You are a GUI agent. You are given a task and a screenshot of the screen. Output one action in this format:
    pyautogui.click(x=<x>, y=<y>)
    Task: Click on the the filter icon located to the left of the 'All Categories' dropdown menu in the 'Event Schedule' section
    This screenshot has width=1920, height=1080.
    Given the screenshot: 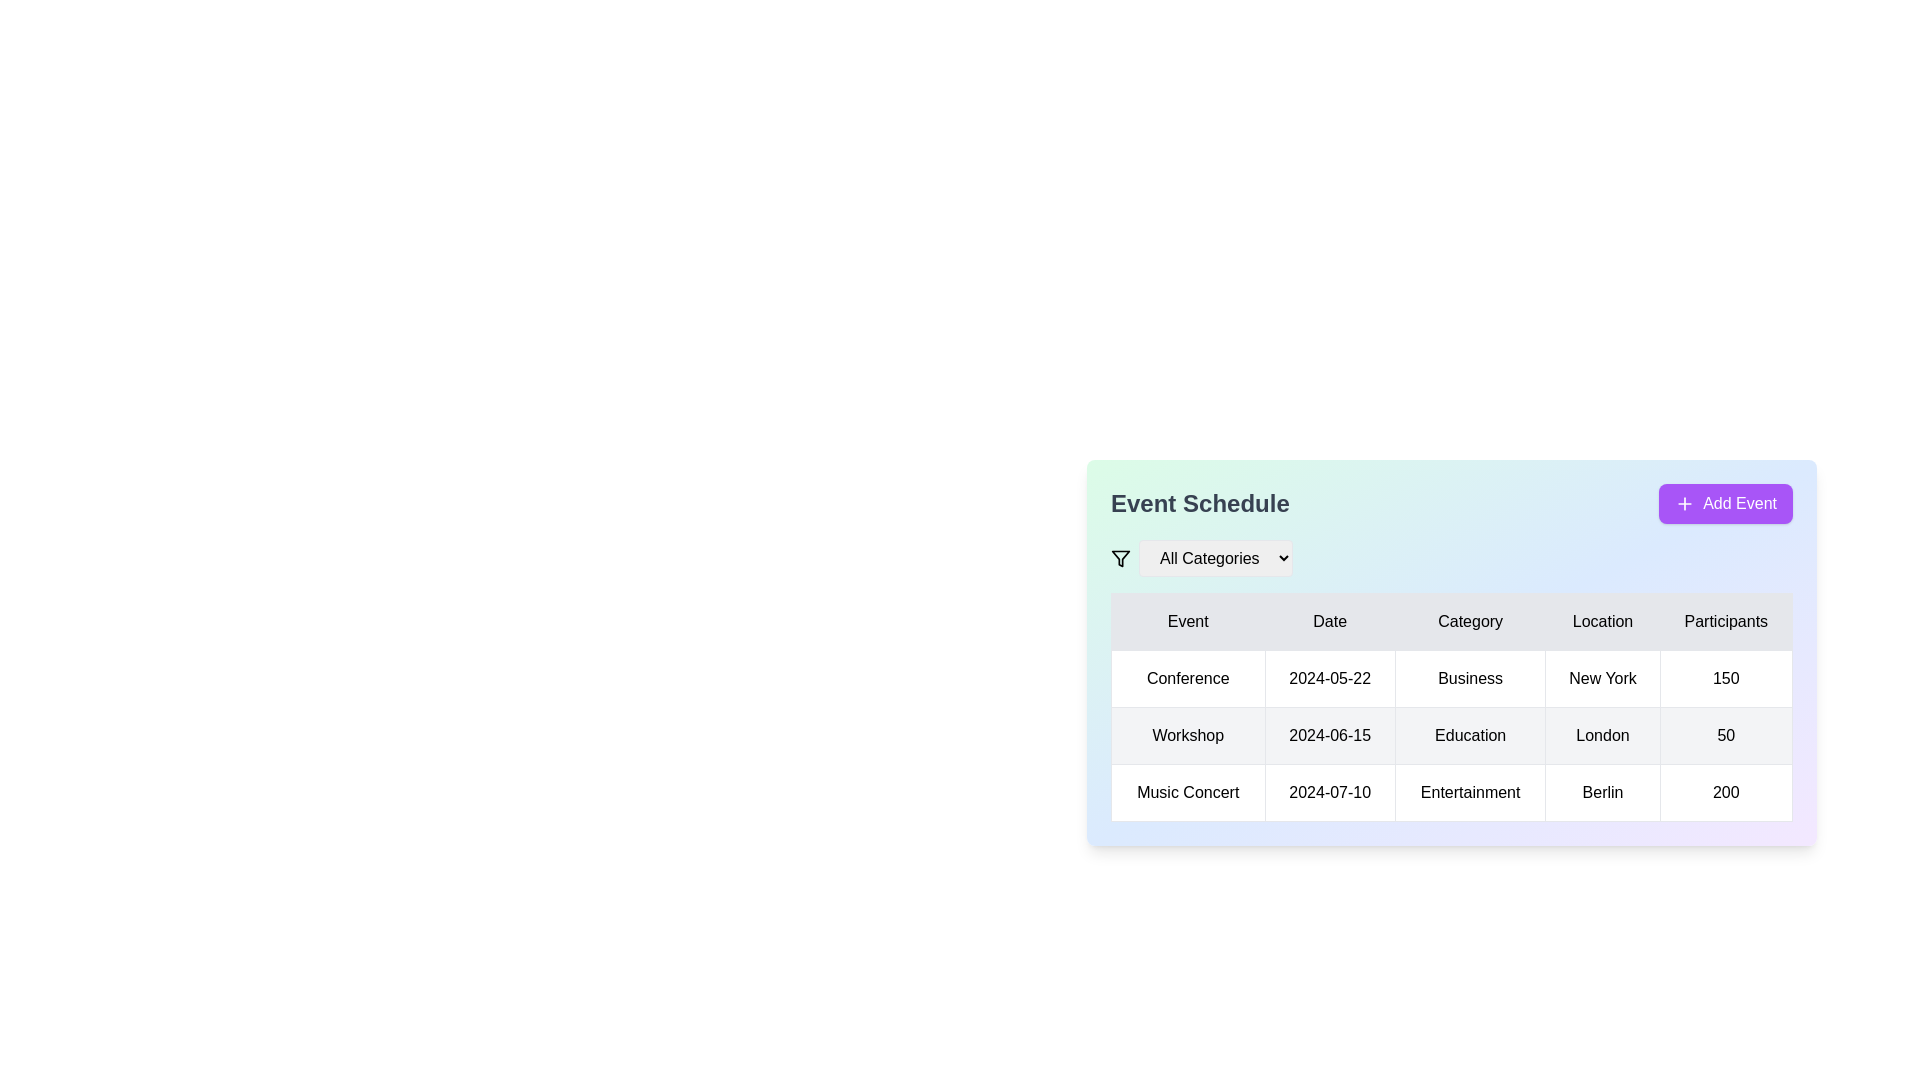 What is the action you would take?
    pyautogui.click(x=1121, y=558)
    